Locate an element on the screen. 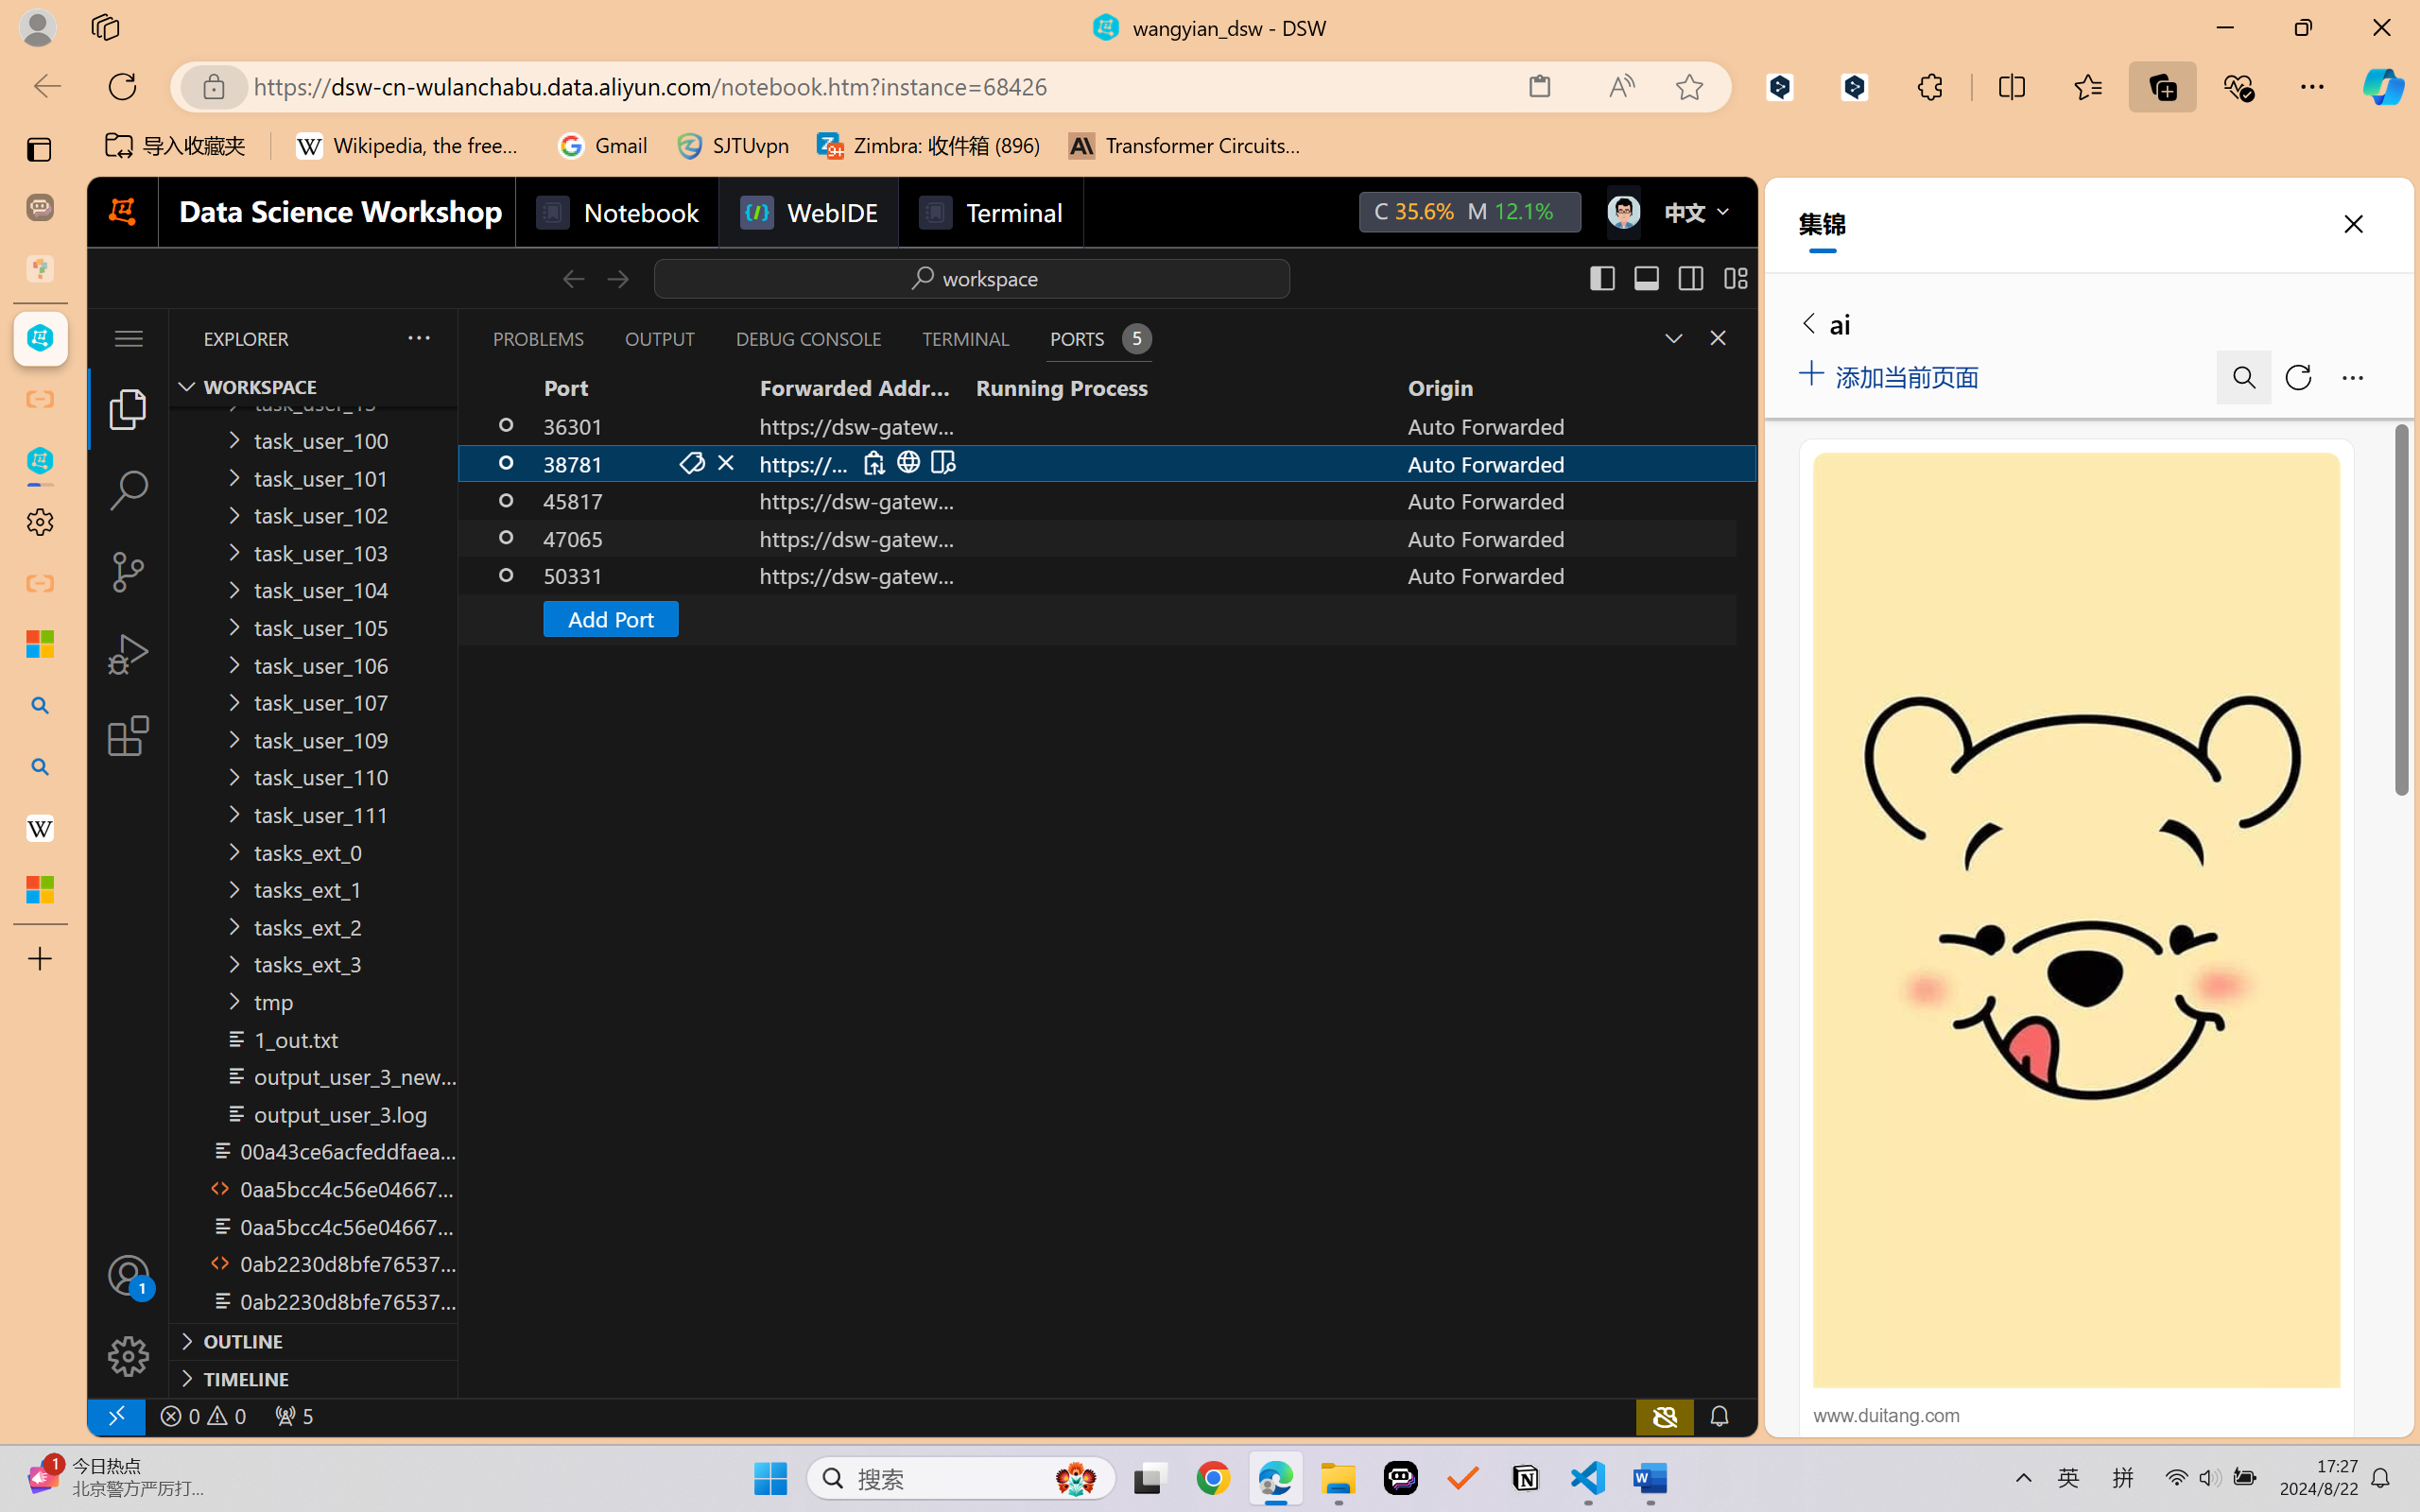 The width and height of the screenshot is (2420, 1512). 'Title actions' is located at coordinates (1668, 277).